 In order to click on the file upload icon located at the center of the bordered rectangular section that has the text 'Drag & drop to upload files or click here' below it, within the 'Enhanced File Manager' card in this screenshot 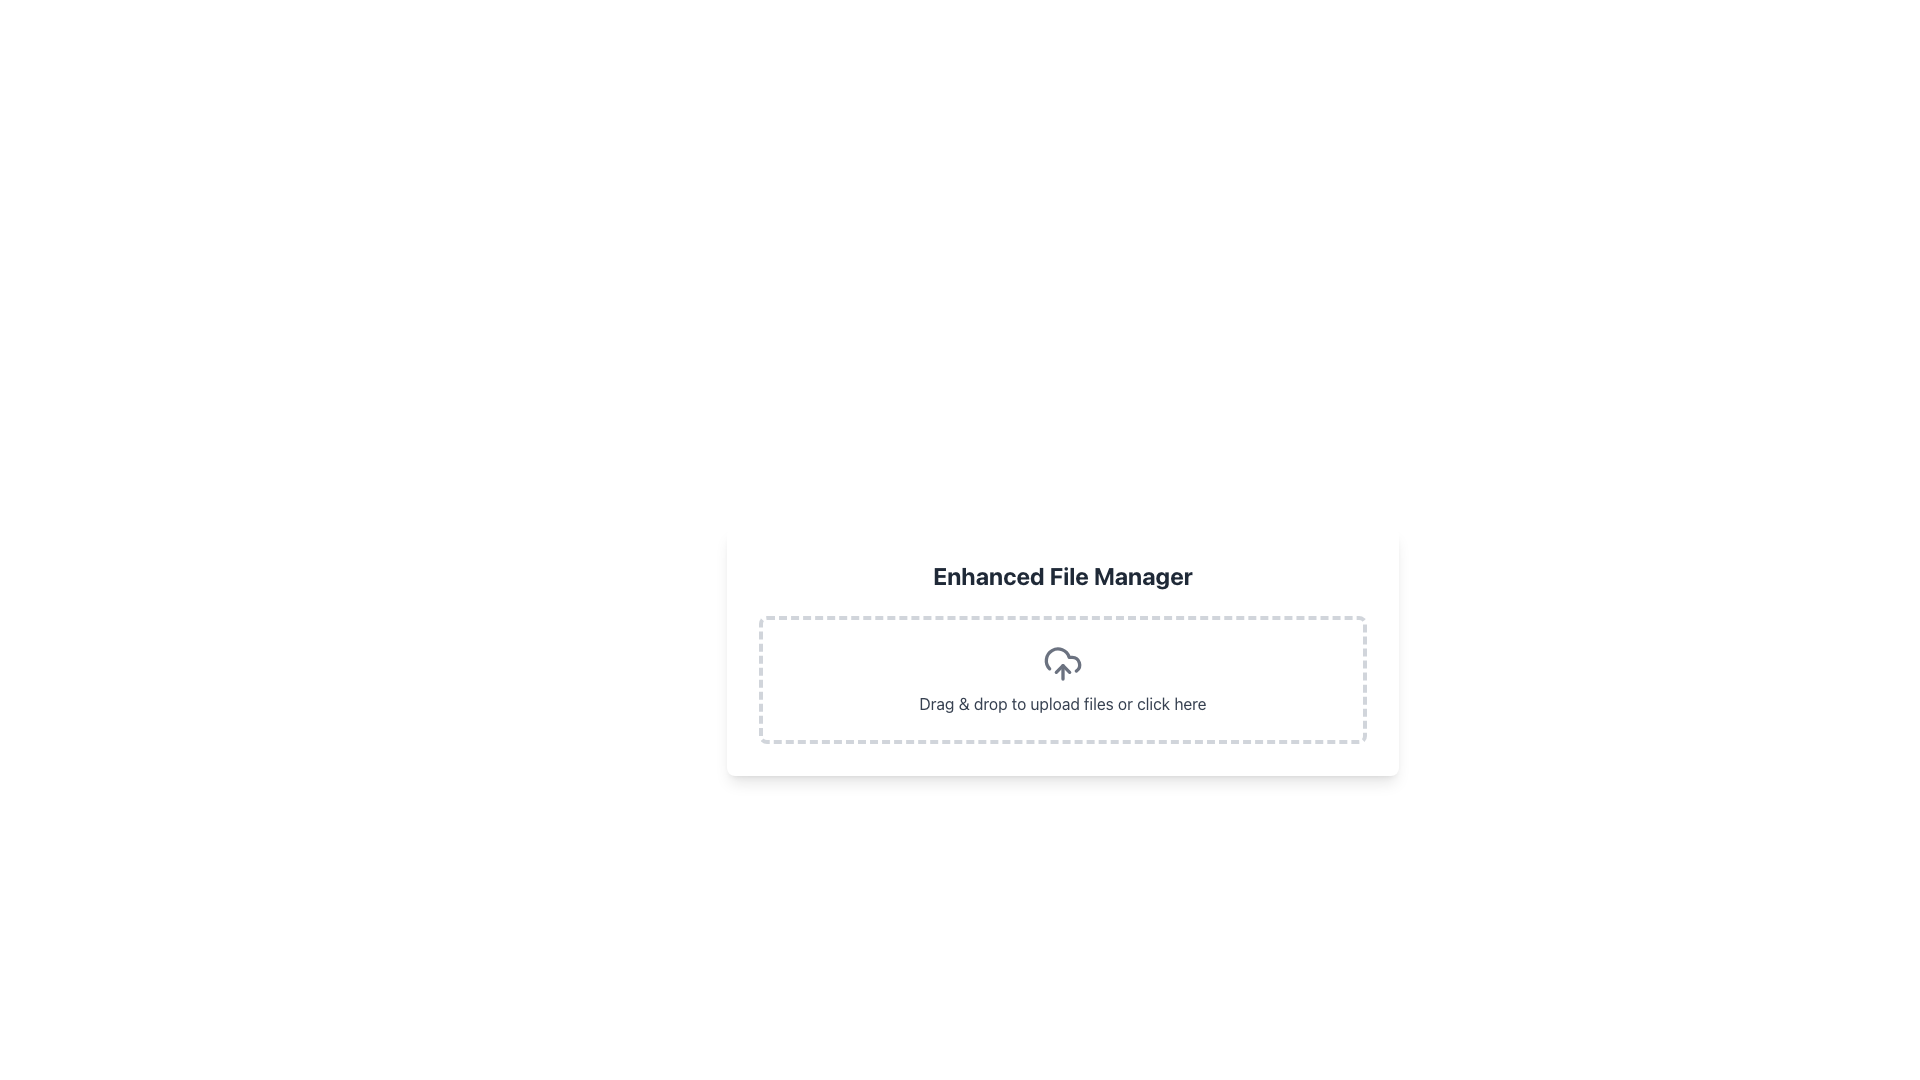, I will do `click(1061, 663)`.